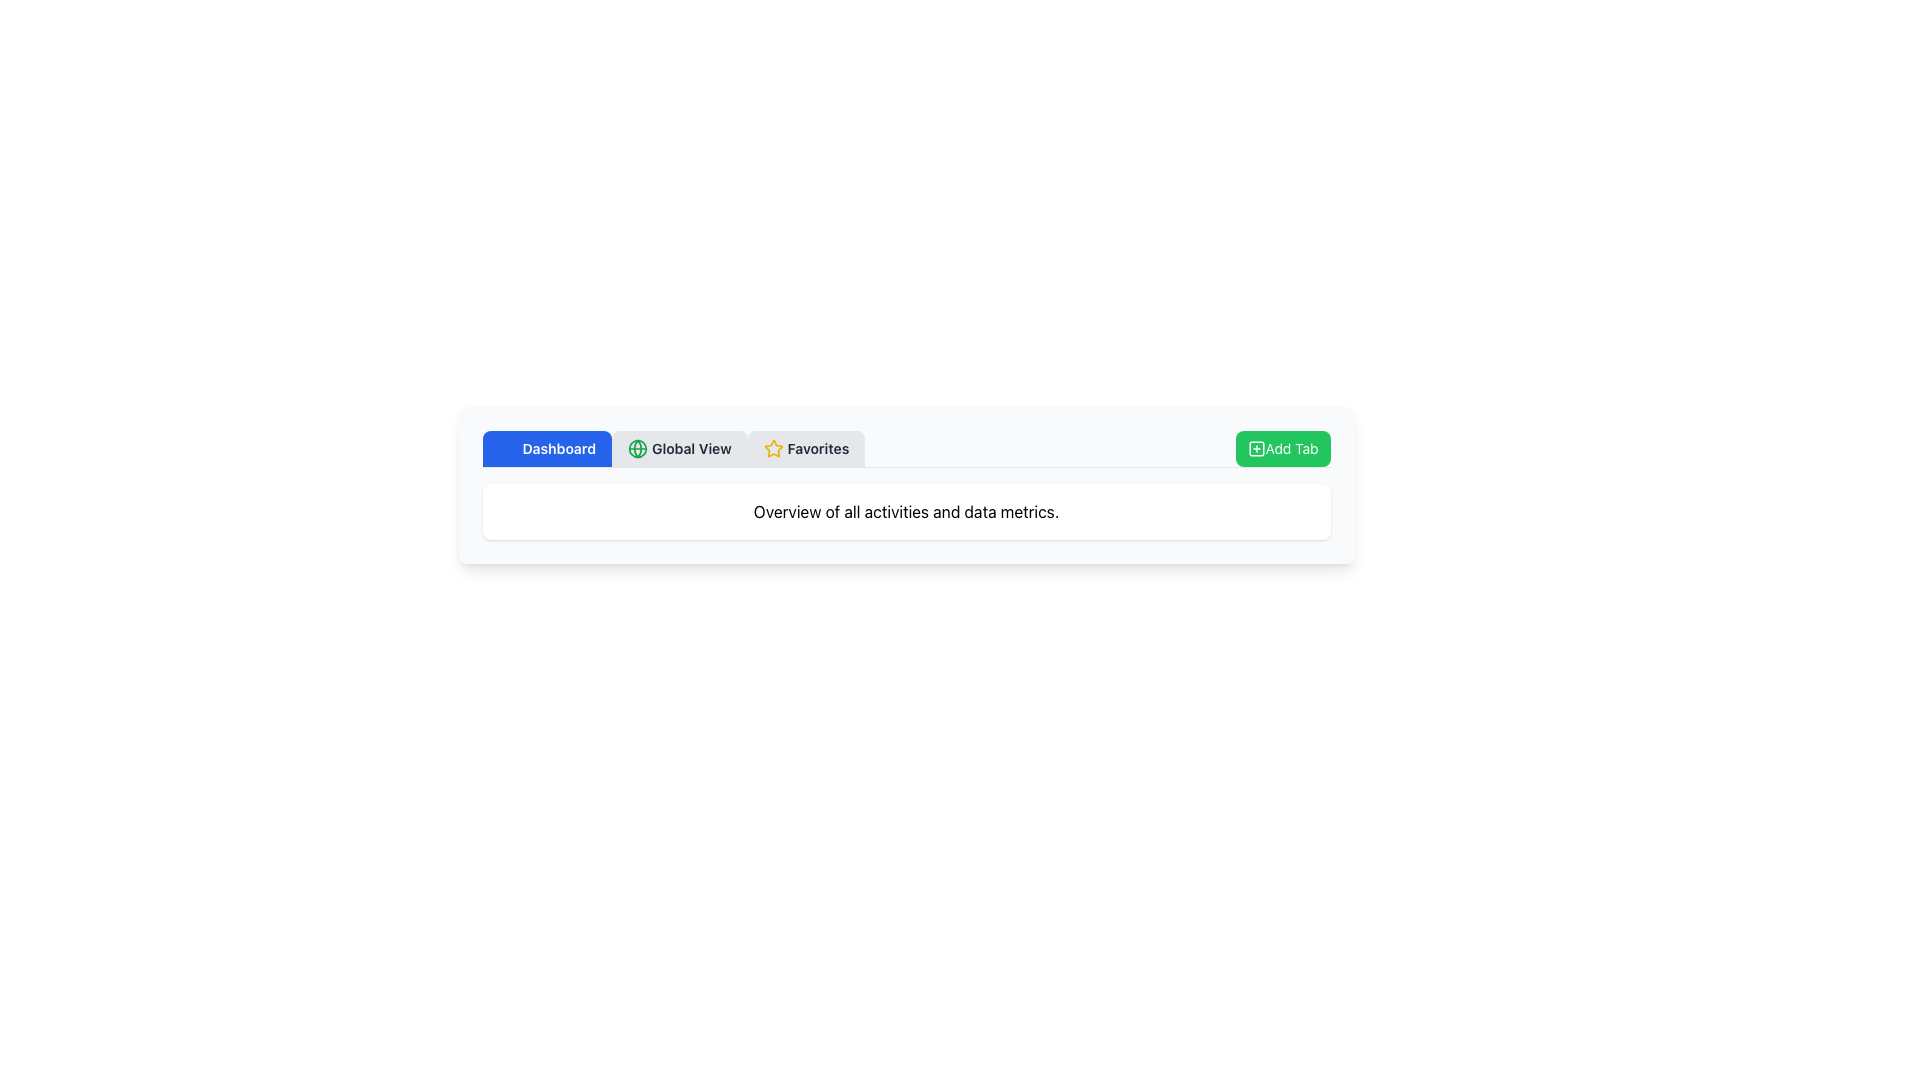 The height and width of the screenshot is (1080, 1920). I want to click on the 'Favorites' icon located on the left side of the 'Favorites' tab in the navigation bar, which symbolizes favoriting or starring items, so click(772, 447).